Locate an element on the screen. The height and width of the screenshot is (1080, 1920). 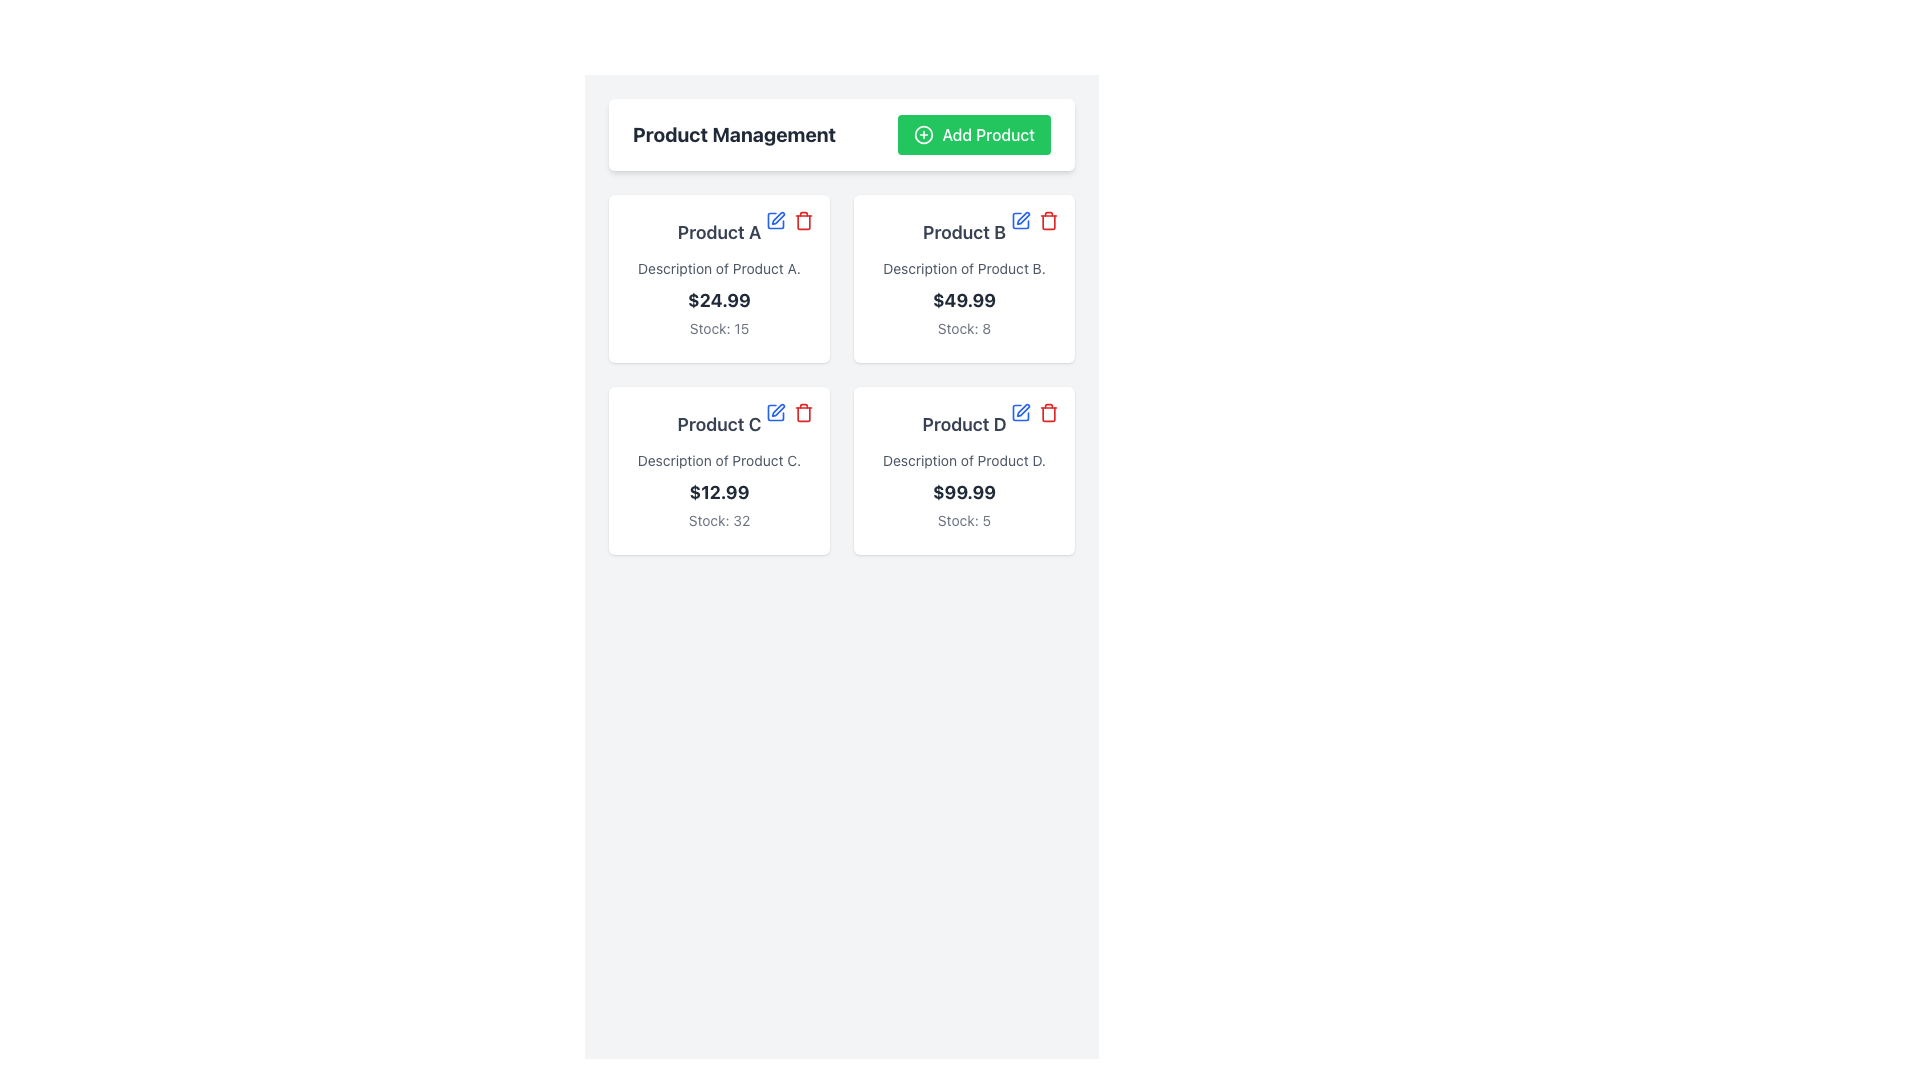
the pen icon located in the top-right corner of the fourth product card labeled 'Product D' to initiate editing is located at coordinates (1023, 409).